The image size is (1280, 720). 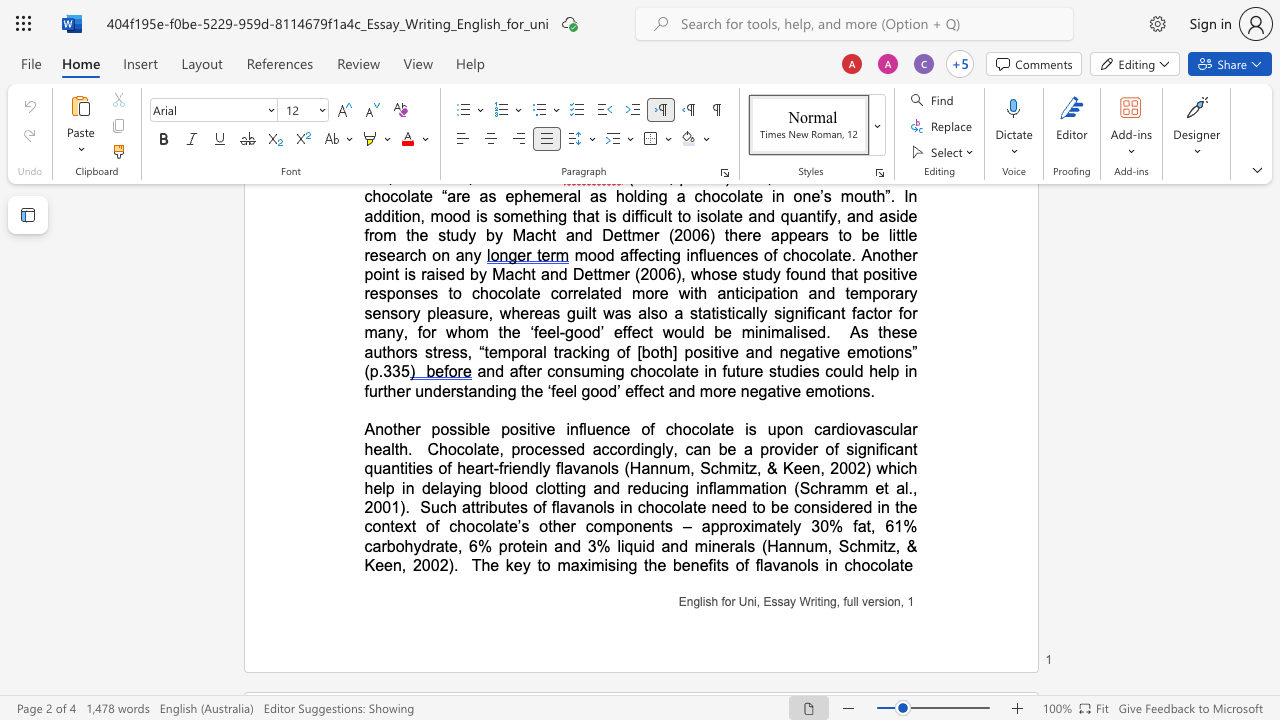 What do you see at coordinates (712, 565) in the screenshot?
I see `the space between the continuous character "f" and "i" in the text` at bounding box center [712, 565].